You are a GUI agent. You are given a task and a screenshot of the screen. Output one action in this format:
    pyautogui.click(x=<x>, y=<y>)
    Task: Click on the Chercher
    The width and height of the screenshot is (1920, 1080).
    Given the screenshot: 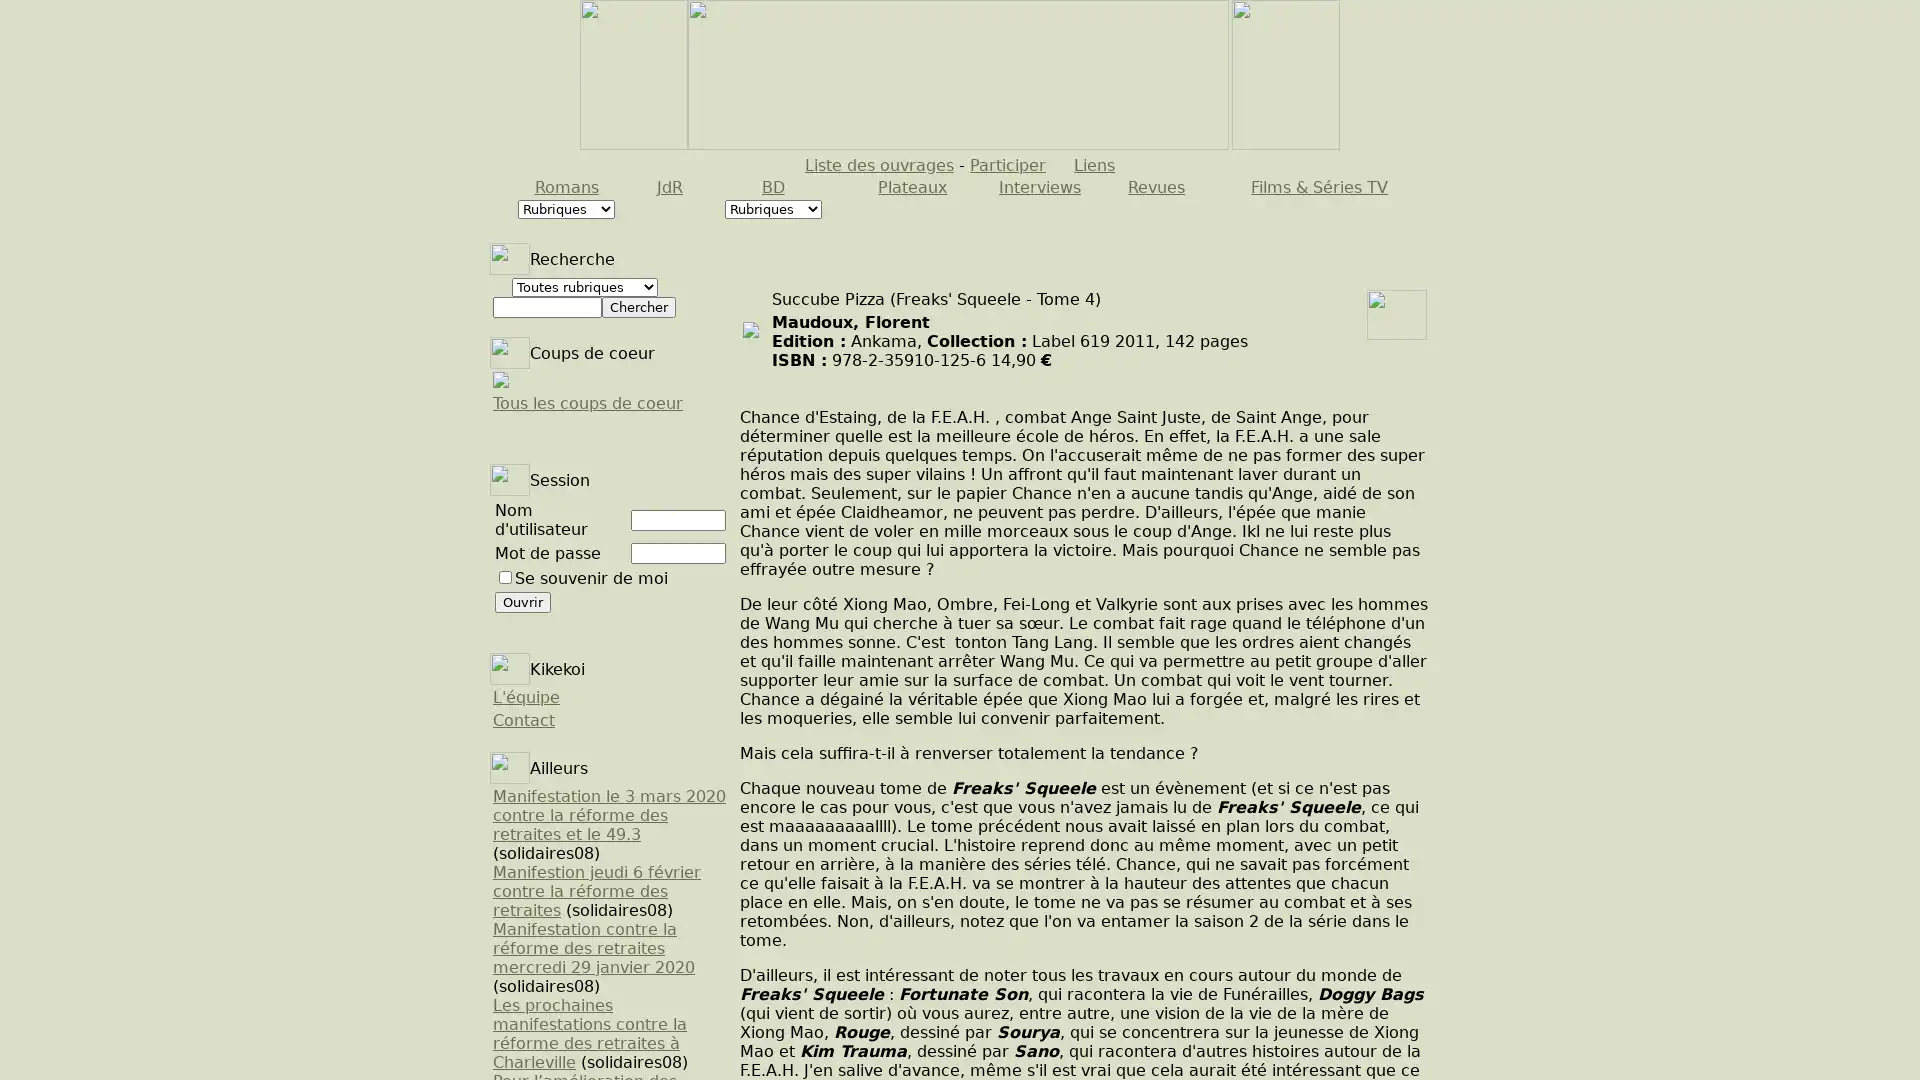 What is the action you would take?
    pyautogui.click(x=637, y=307)
    